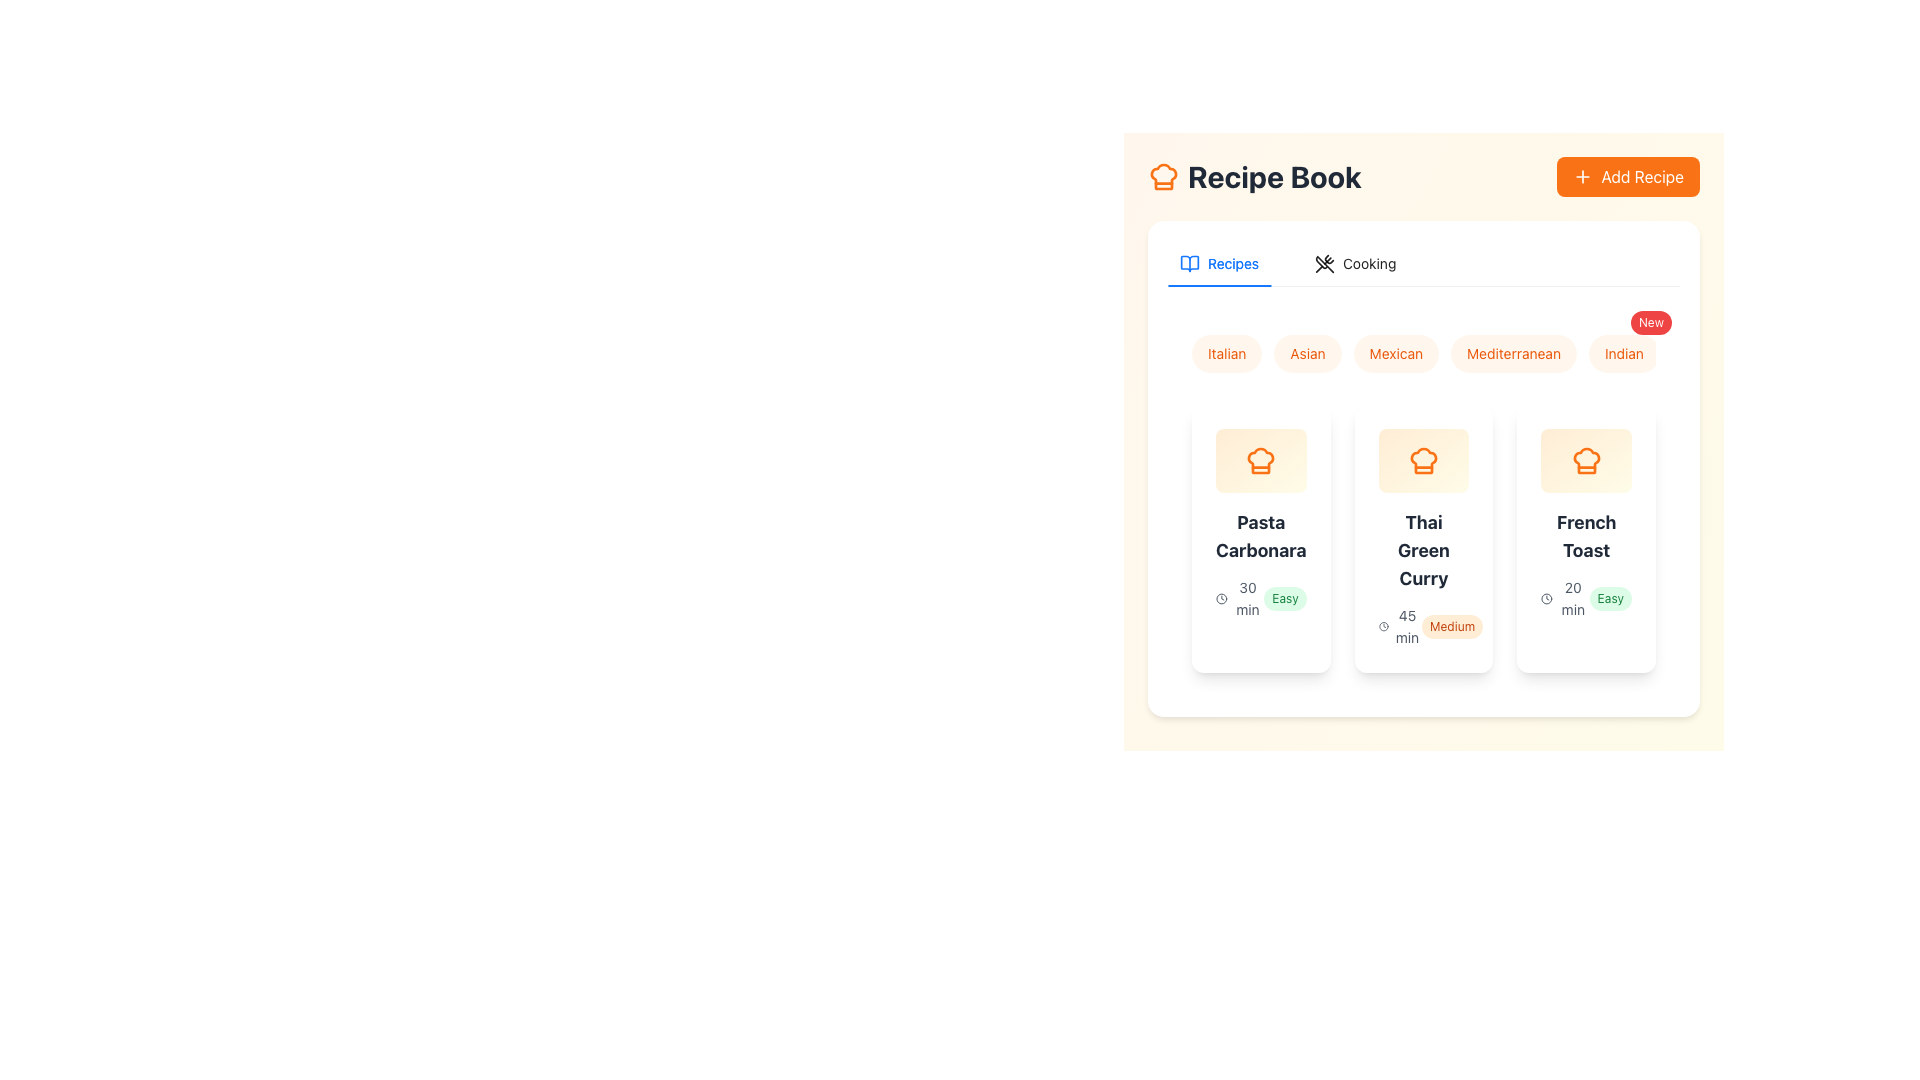 The width and height of the screenshot is (1920, 1080). Describe the element at coordinates (1423, 626) in the screenshot. I see `the informational label displaying the duration '45 min' and difficulty level 'Medium' for the recipe 'Thai Green Curry', which includes a clock icon and an orange pill-shaped background` at that location.